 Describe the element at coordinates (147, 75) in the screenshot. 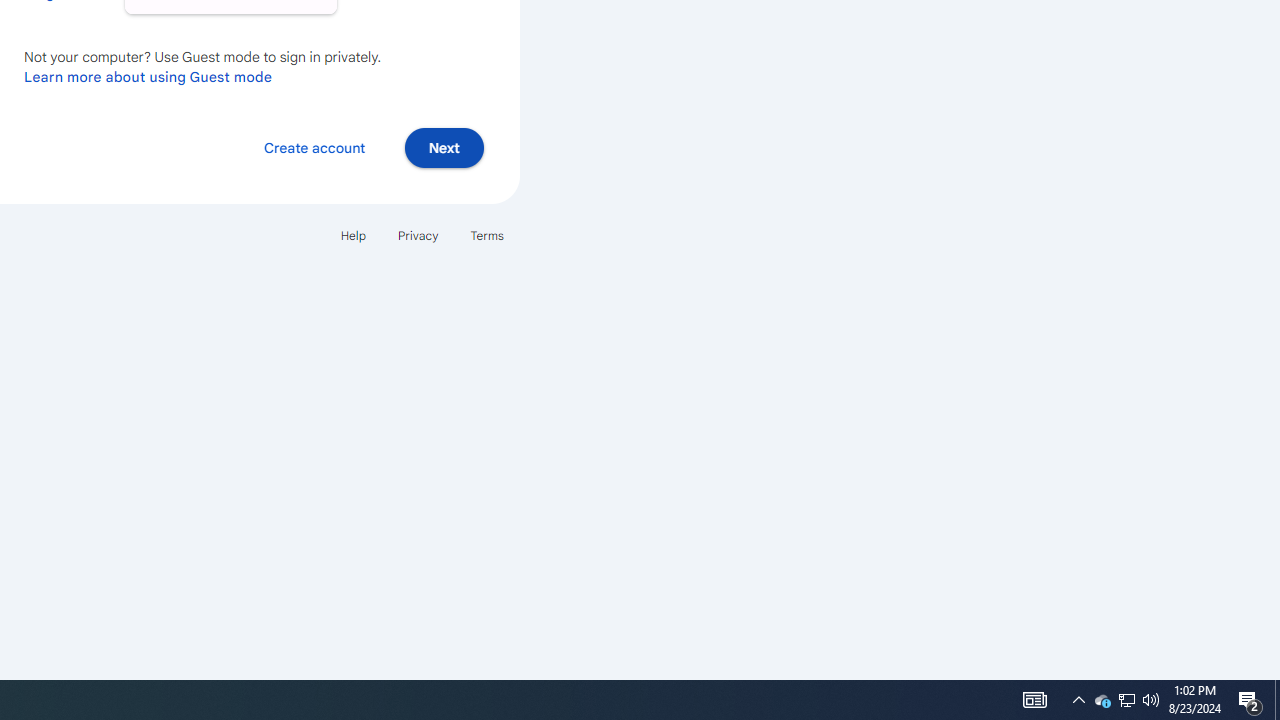

I see `'Learn more about using Guest mode'` at that location.